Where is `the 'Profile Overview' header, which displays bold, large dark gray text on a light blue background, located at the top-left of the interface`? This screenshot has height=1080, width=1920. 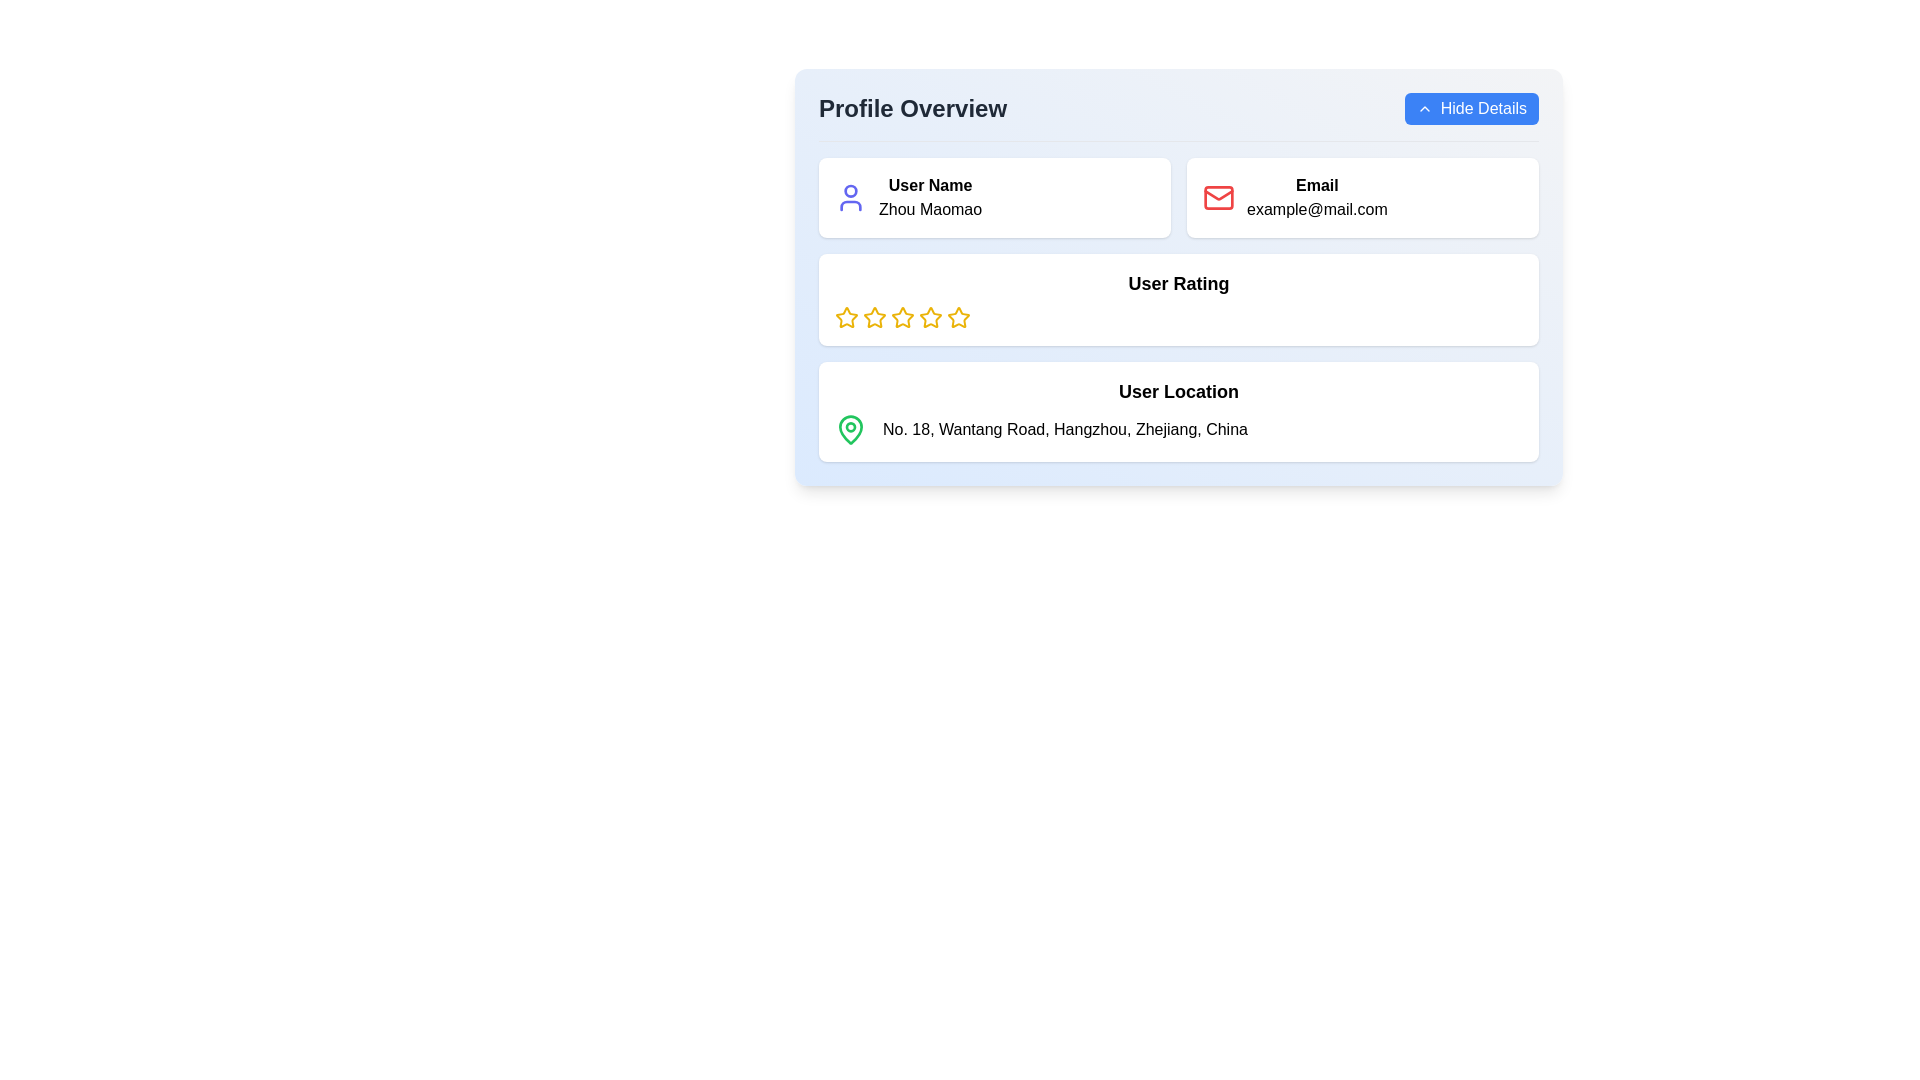
the 'Profile Overview' header, which displays bold, large dark gray text on a light blue background, located at the top-left of the interface is located at coordinates (911, 108).